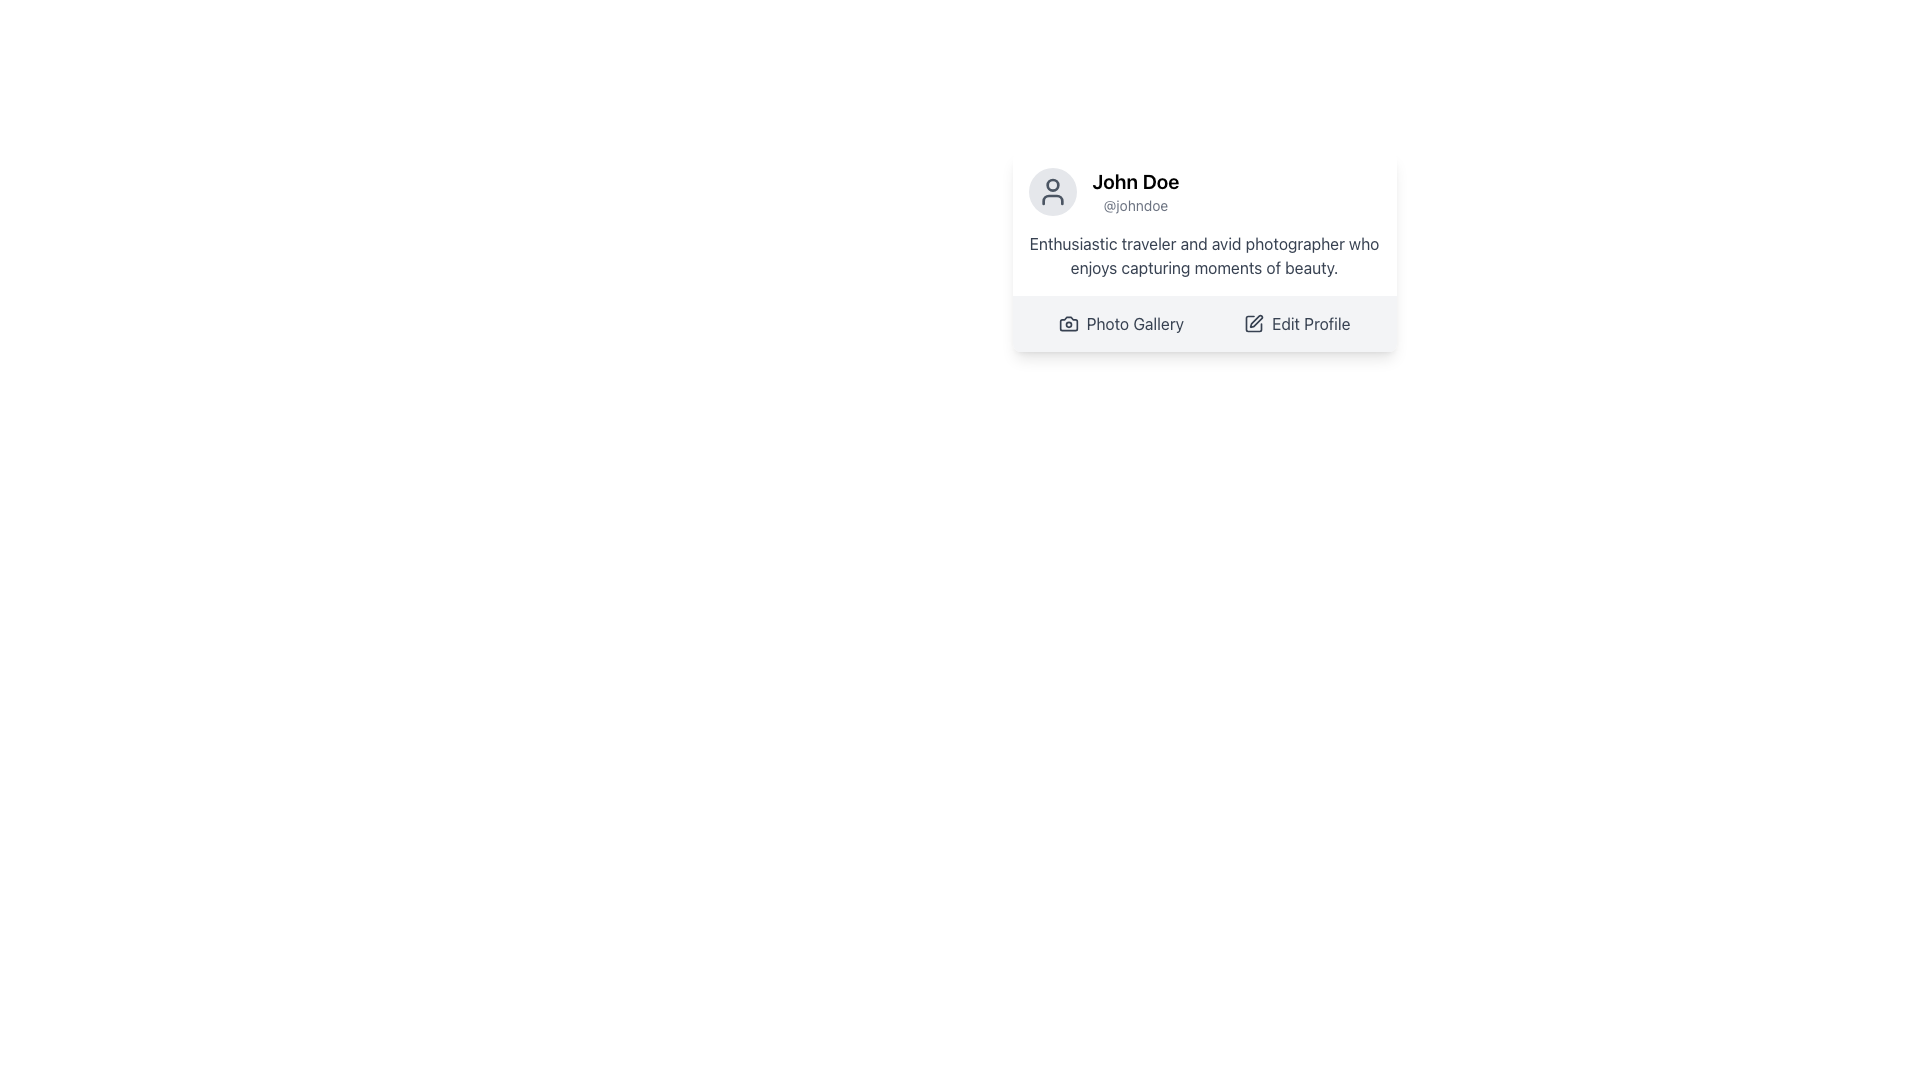 Image resolution: width=1920 pixels, height=1080 pixels. What do you see at coordinates (1297, 323) in the screenshot?
I see `the profile edit button located on the right side of the layout` at bounding box center [1297, 323].